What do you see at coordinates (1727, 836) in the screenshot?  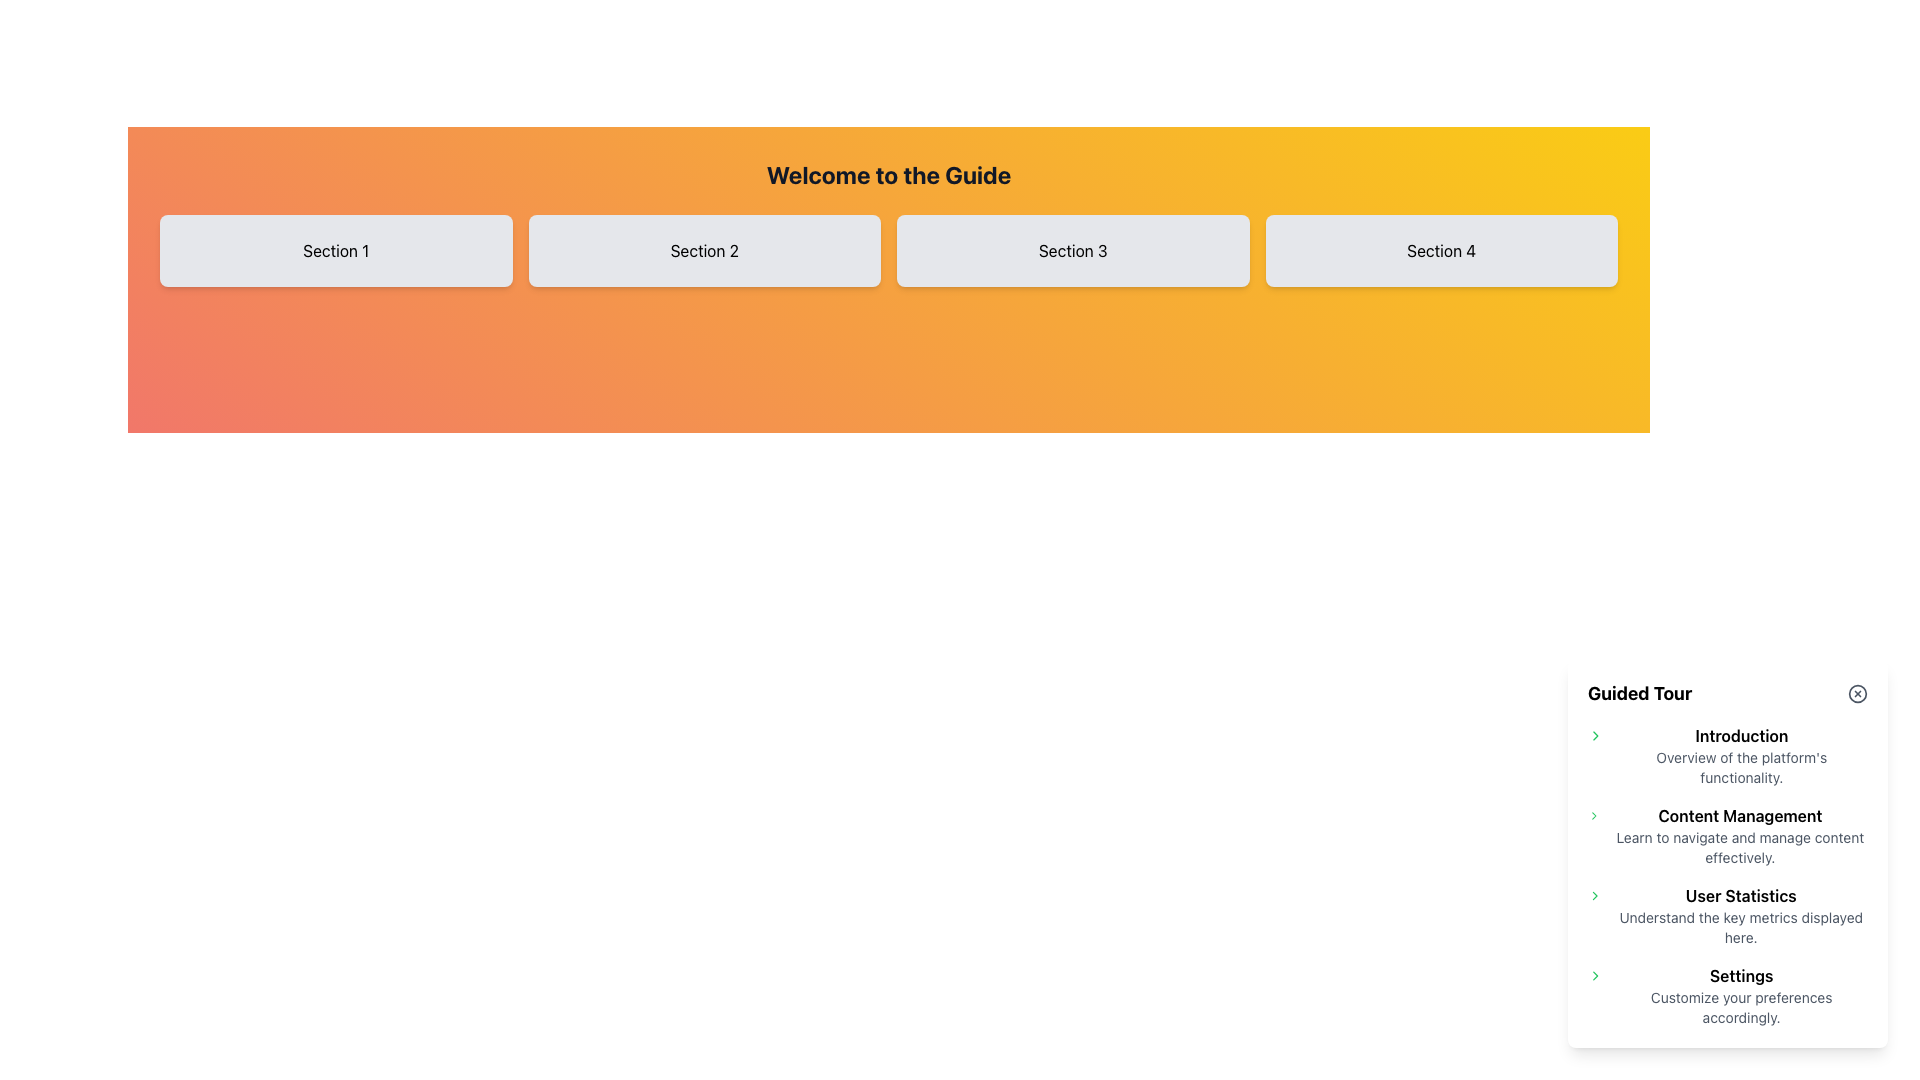 I see `the second list item in the Guided Tour panel that provides access to content management, which includes a title, description, and an arrow icon` at bounding box center [1727, 836].